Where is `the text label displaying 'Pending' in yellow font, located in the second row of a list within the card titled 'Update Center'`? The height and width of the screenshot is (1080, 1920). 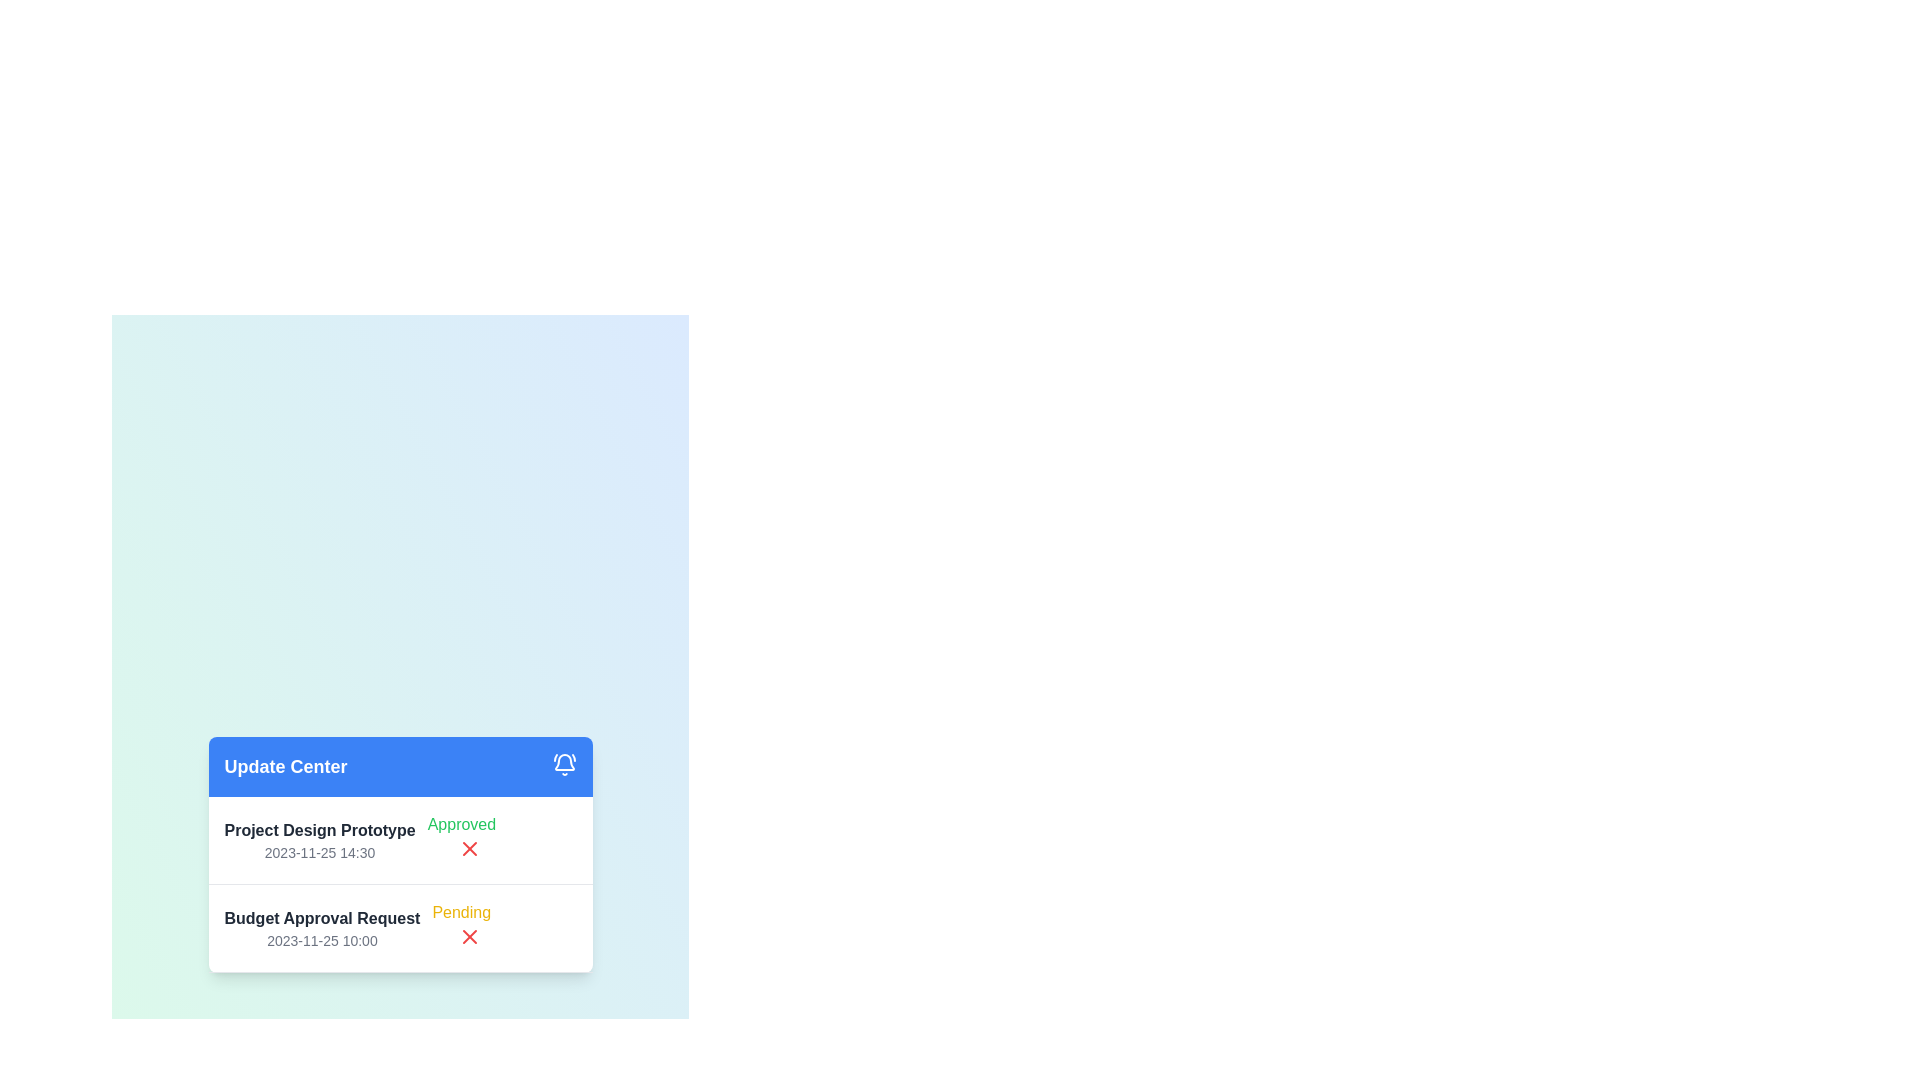
the text label displaying 'Pending' in yellow font, located in the second row of a list within the card titled 'Update Center' is located at coordinates (460, 928).